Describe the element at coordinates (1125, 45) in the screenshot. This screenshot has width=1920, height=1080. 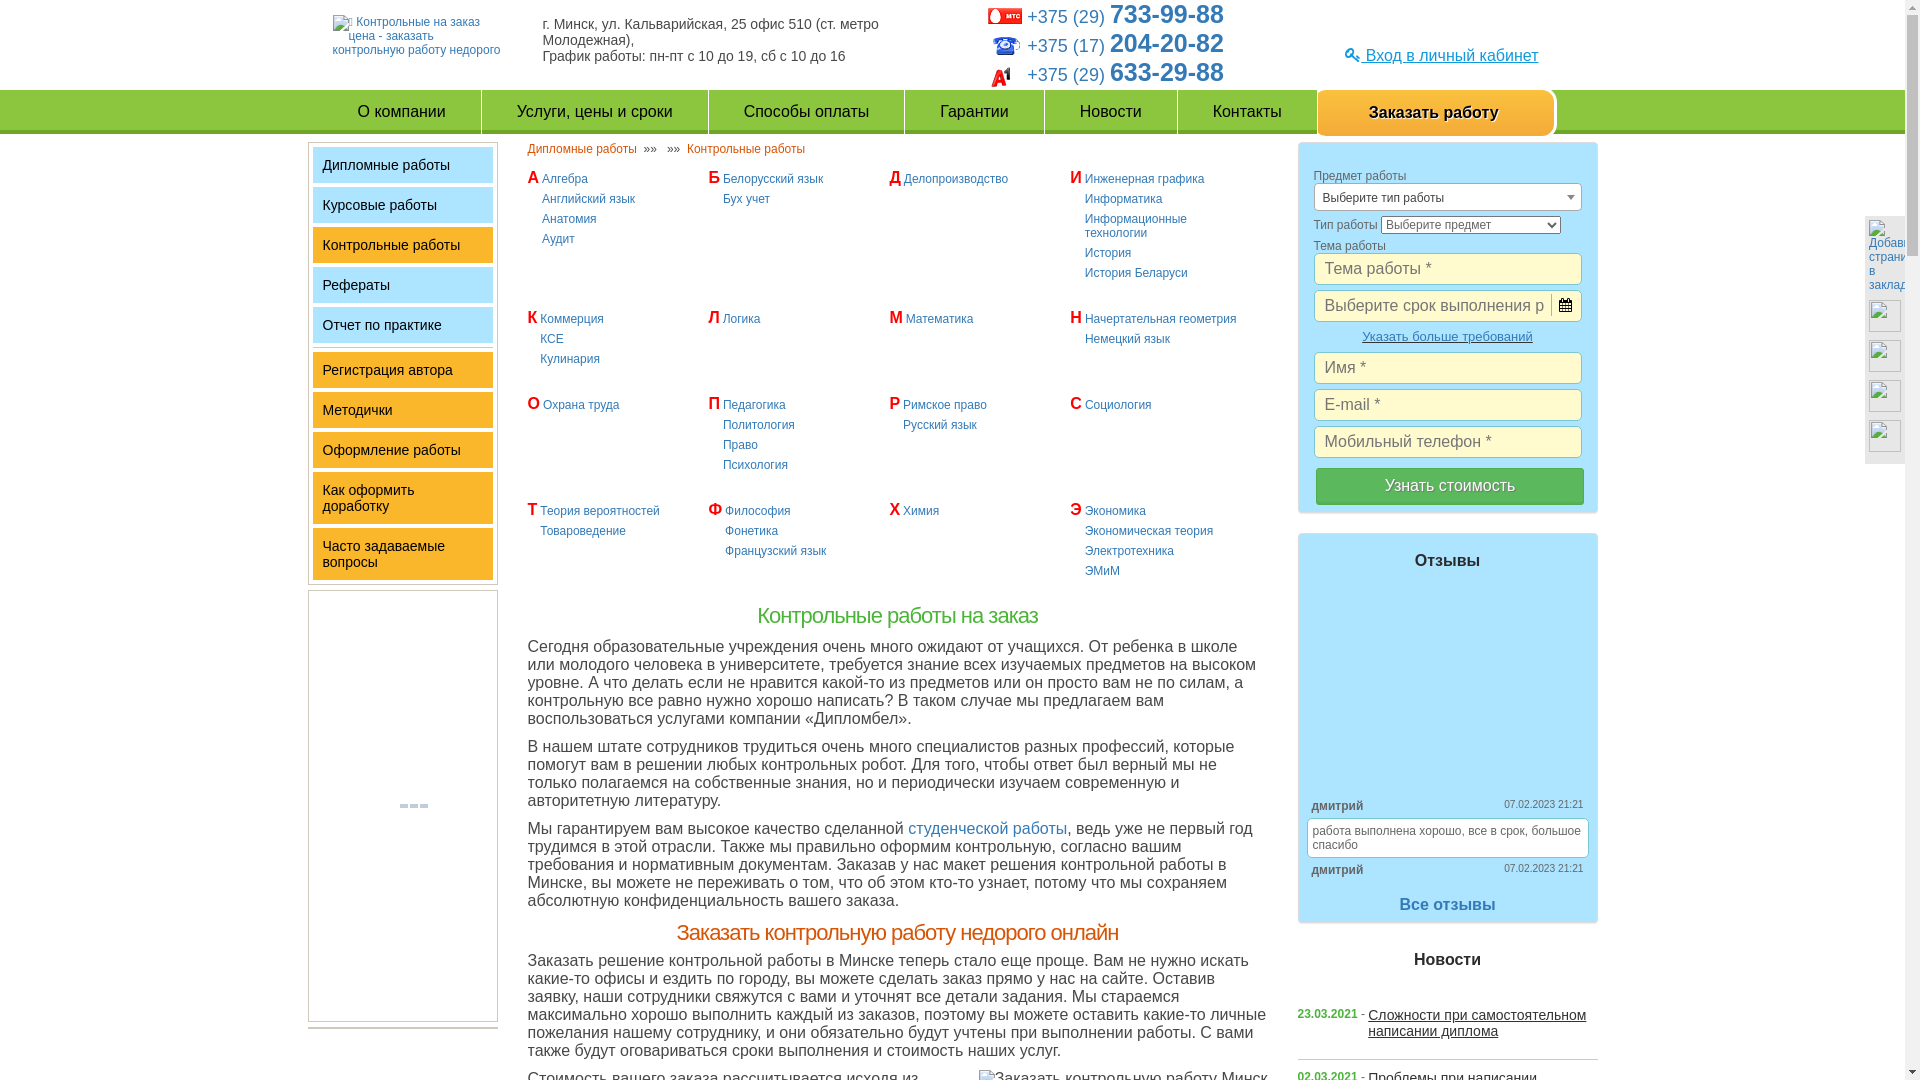
I see `'+375 (17) 204-20-82'` at that location.